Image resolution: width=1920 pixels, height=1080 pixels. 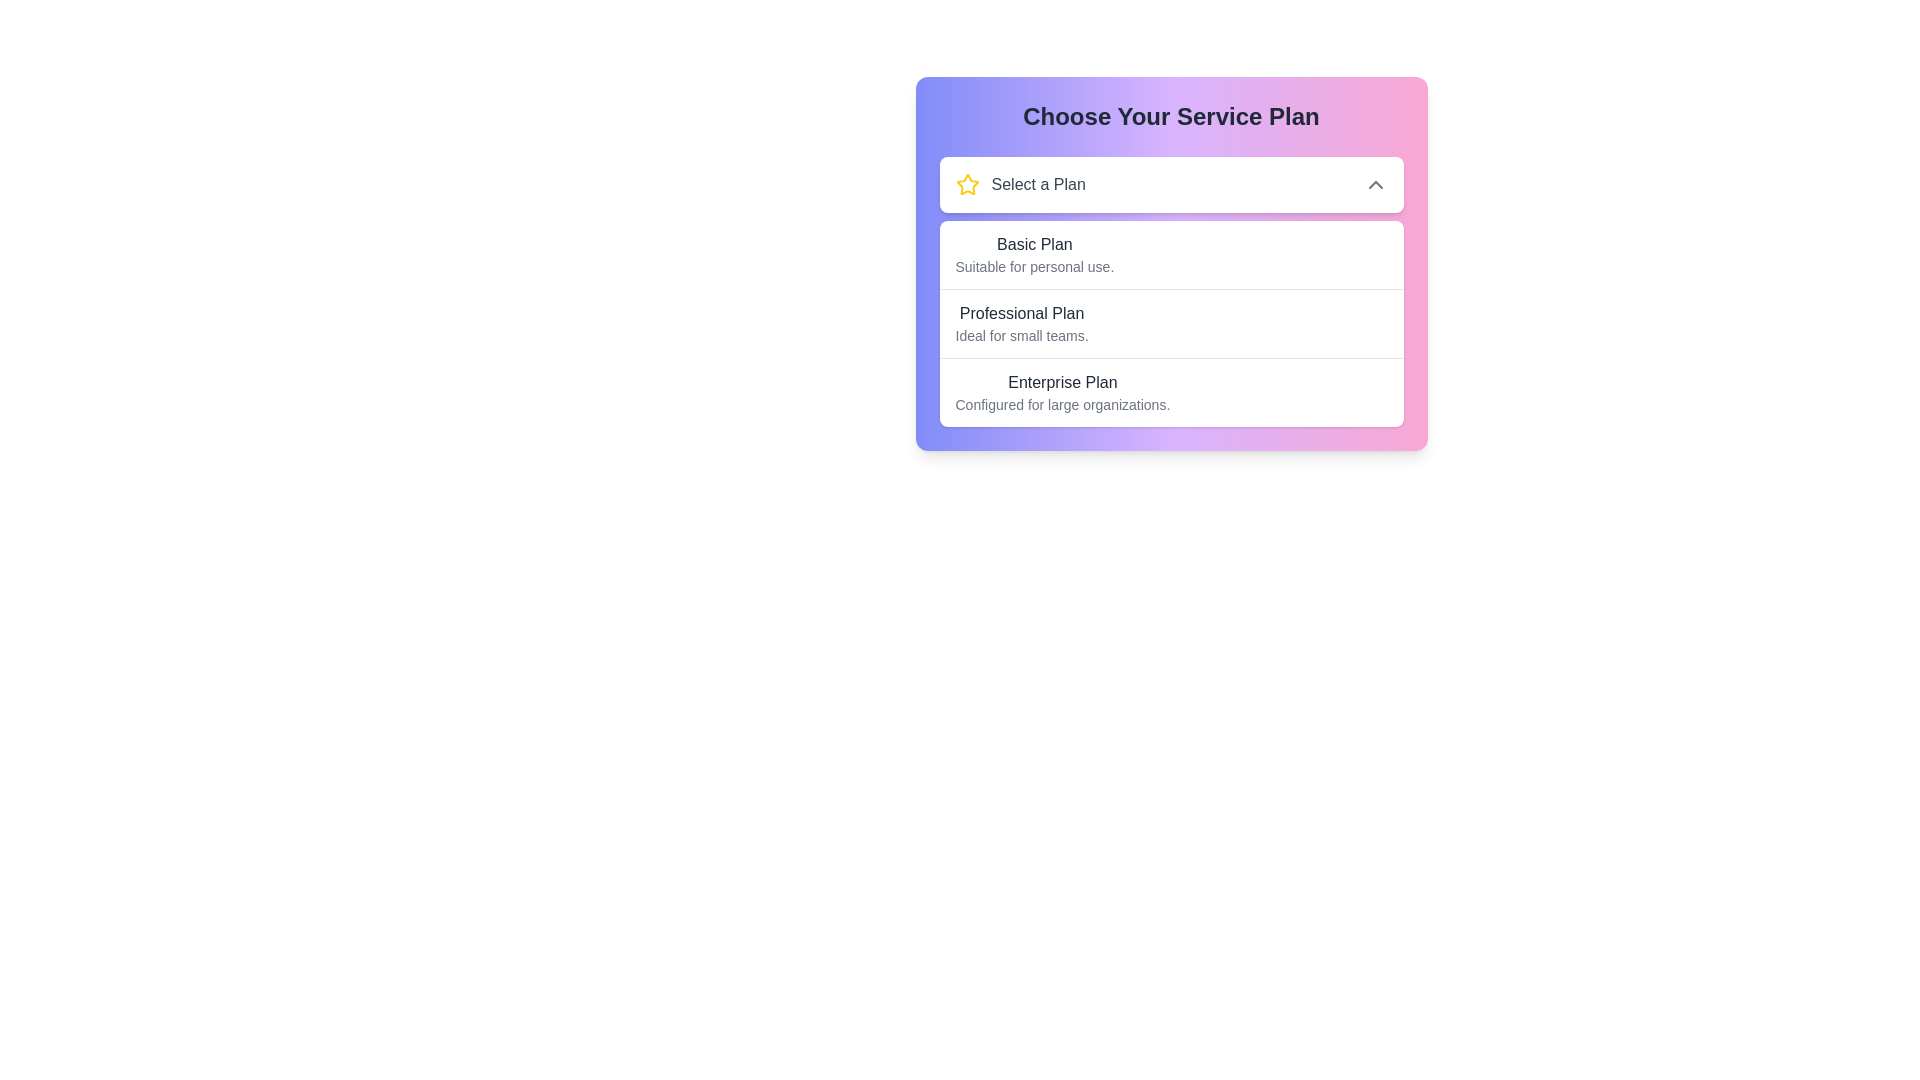 I want to click on the 'Select a Plan' text label, which is displayed in a medium-weight, gray font and is centrally aligned within the panel titled 'Choose Your Service Plan', located to the right of a yellow star icon, so click(x=1038, y=185).